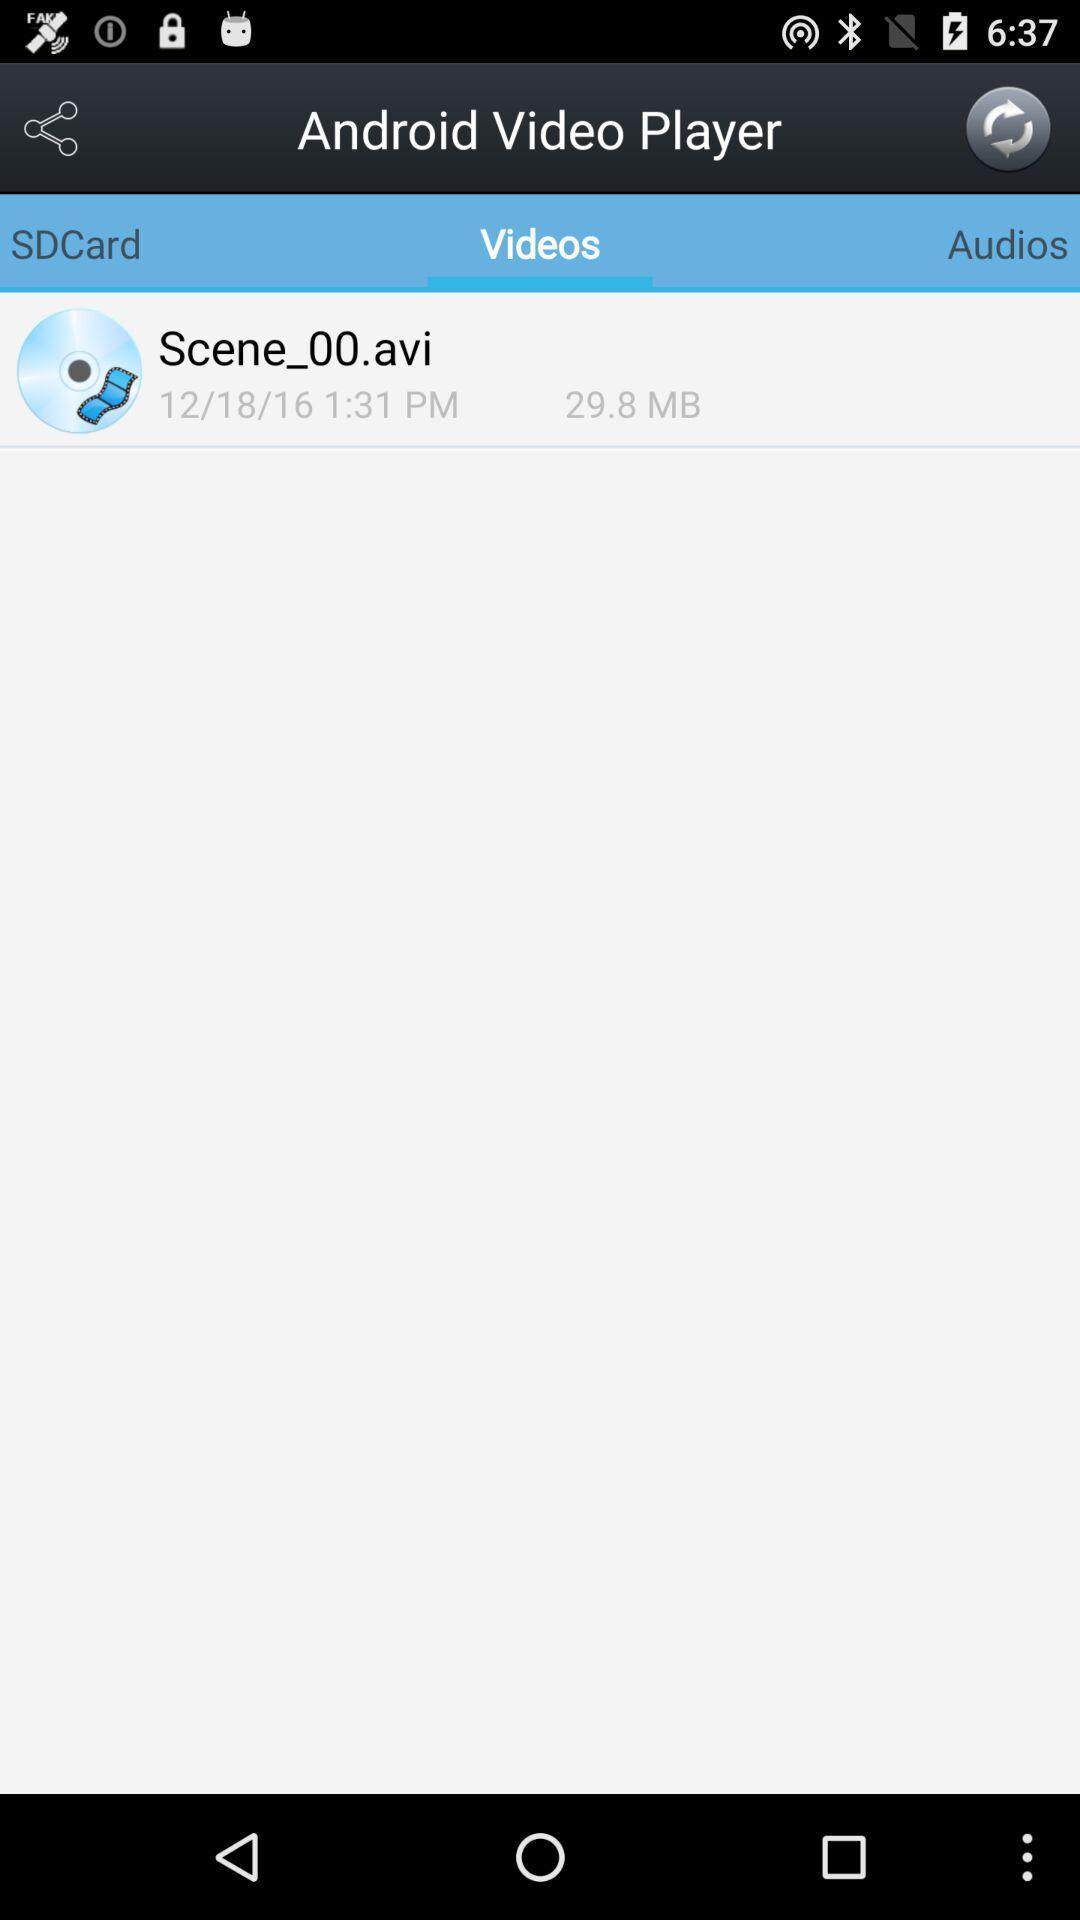  I want to click on the share icon, so click(51, 136).